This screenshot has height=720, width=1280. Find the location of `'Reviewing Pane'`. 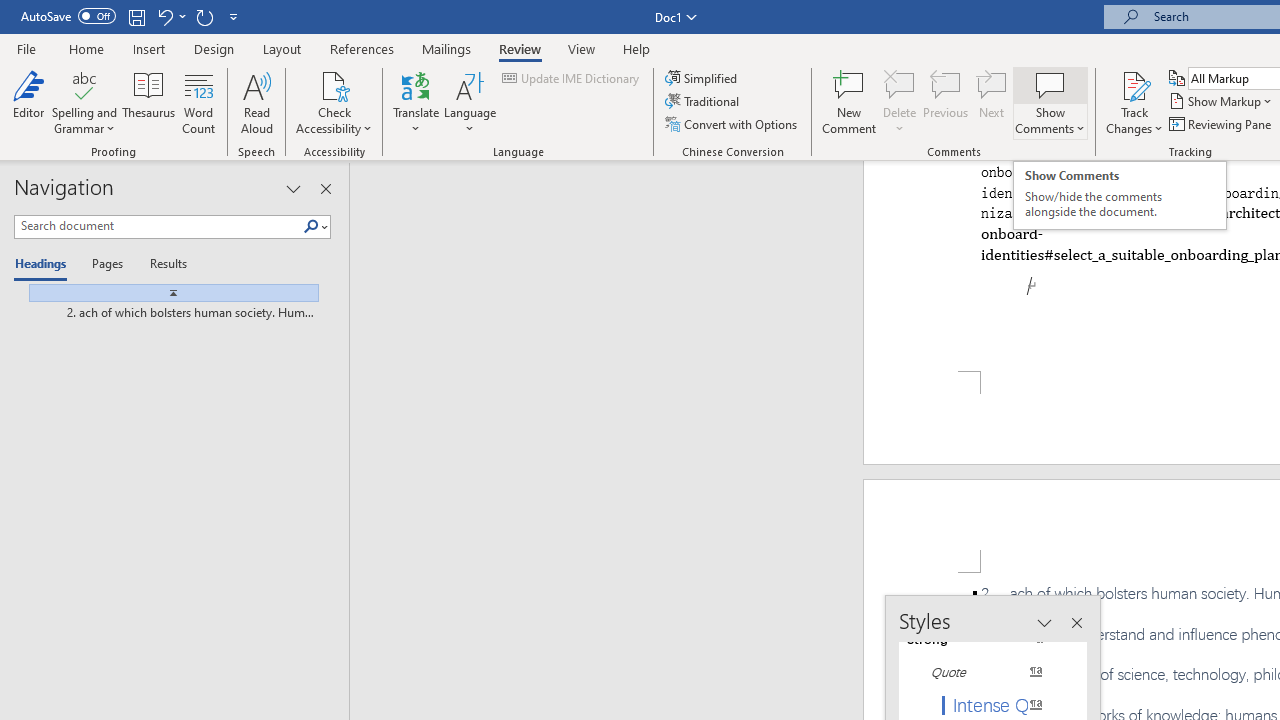

'Reviewing Pane' is located at coordinates (1220, 124).